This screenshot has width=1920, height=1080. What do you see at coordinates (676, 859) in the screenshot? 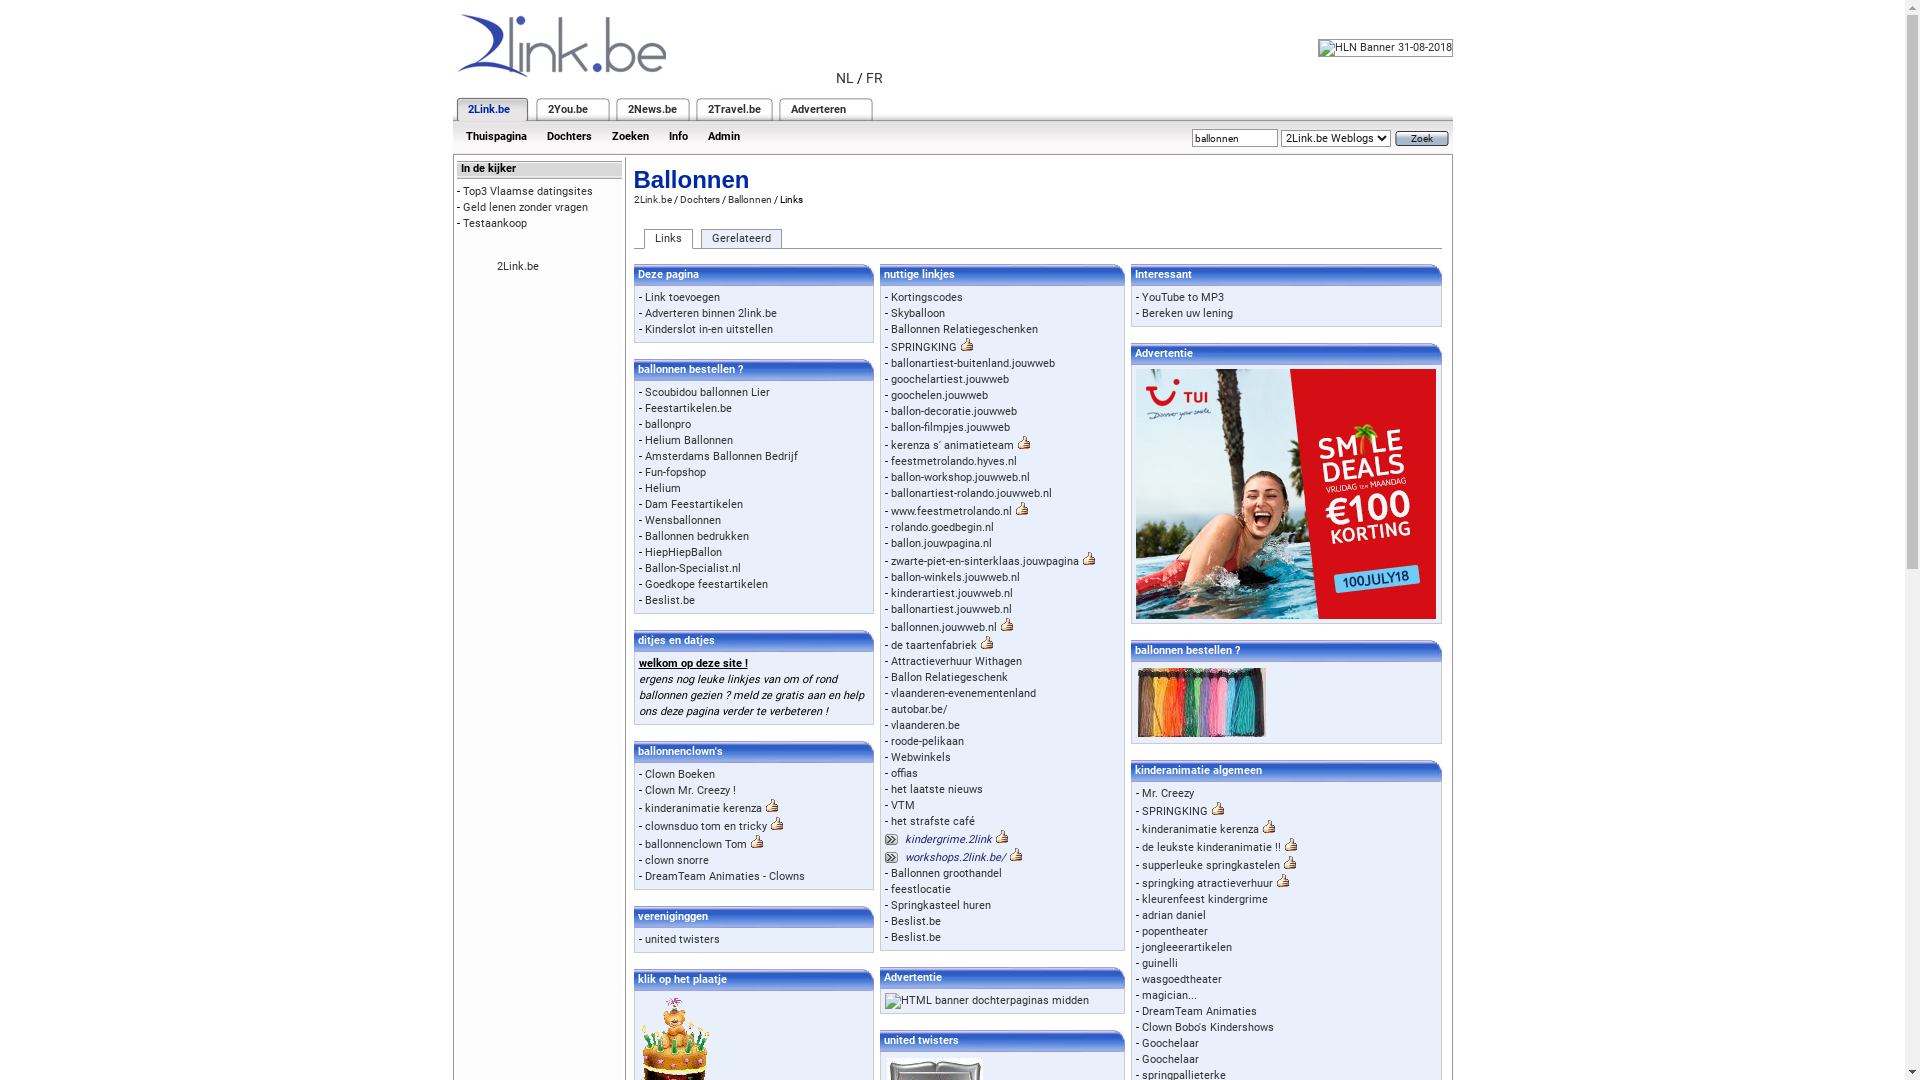
I see `'clown snorre'` at bounding box center [676, 859].